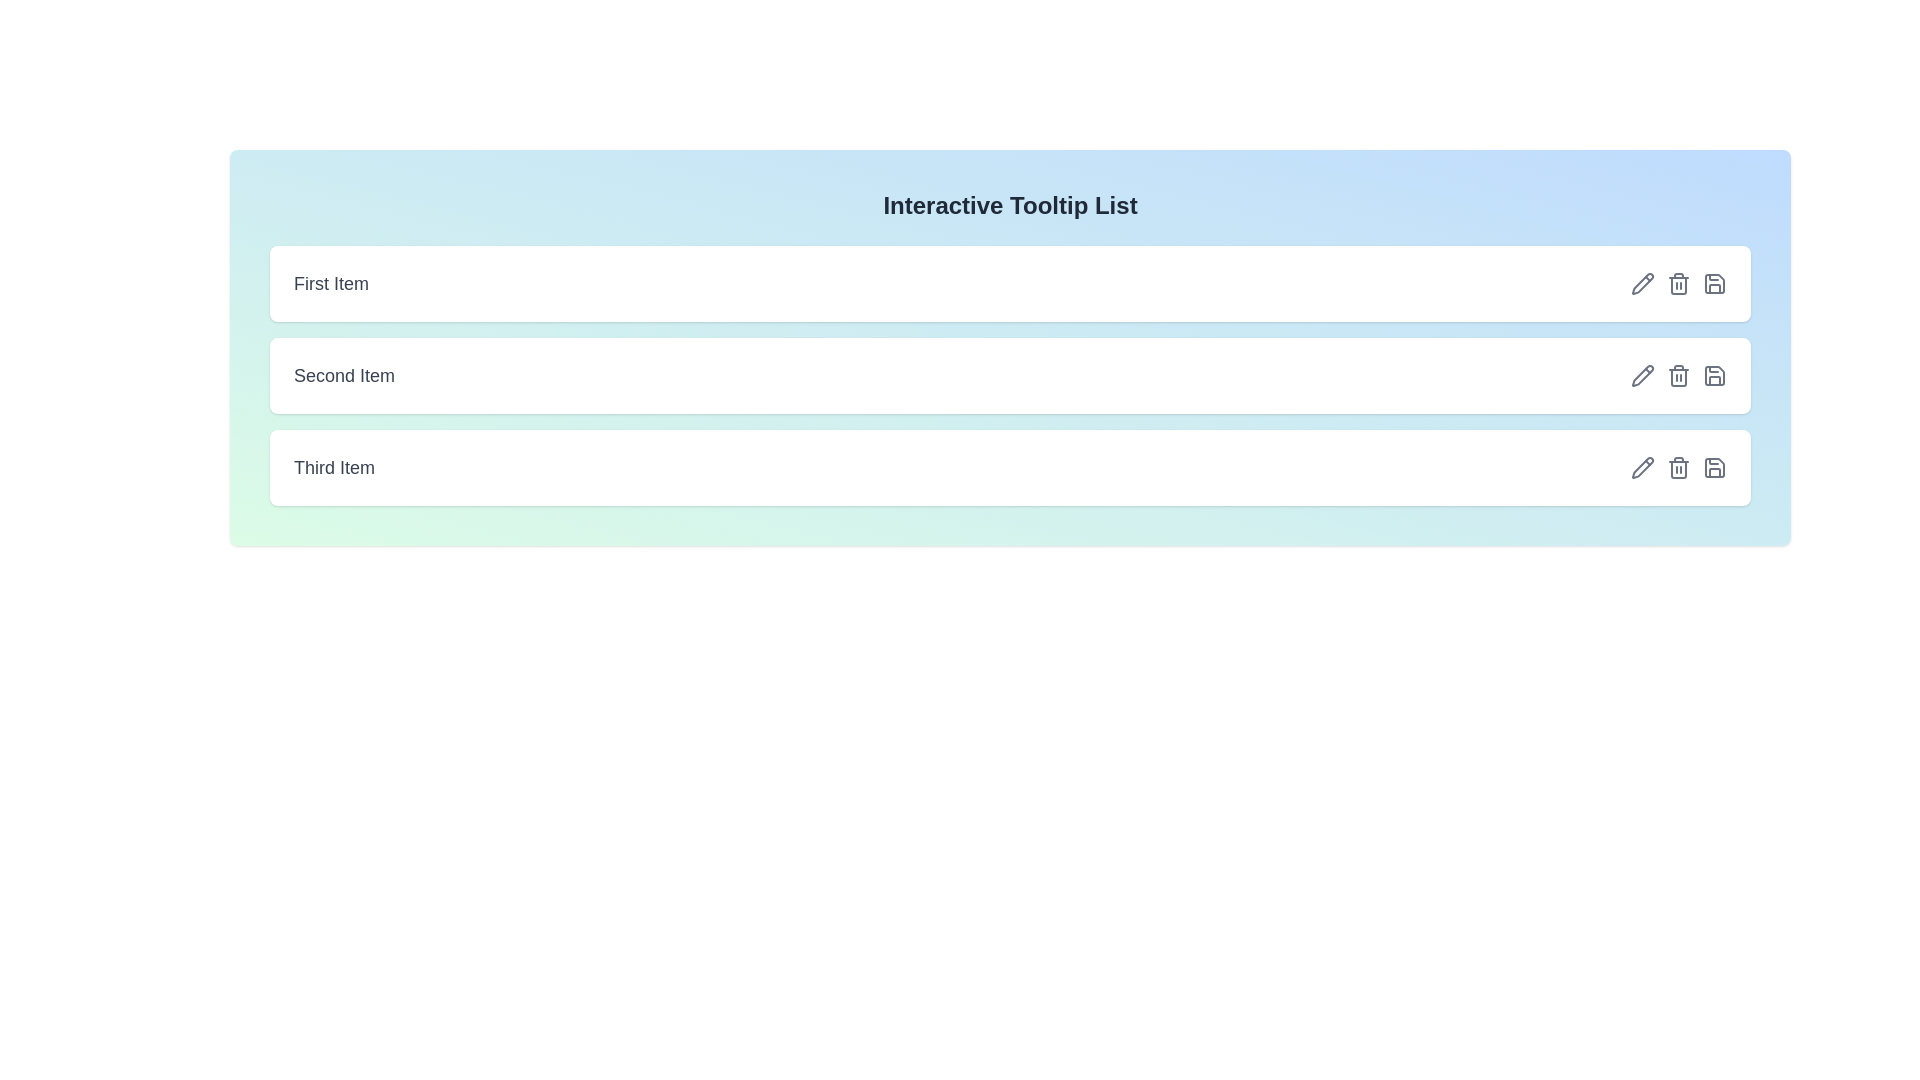 The height and width of the screenshot is (1080, 1920). What do you see at coordinates (1010, 205) in the screenshot?
I see `the text label displaying 'Interactive Tooltip List' which is centrally aligned and serves as a header for the content below` at bounding box center [1010, 205].